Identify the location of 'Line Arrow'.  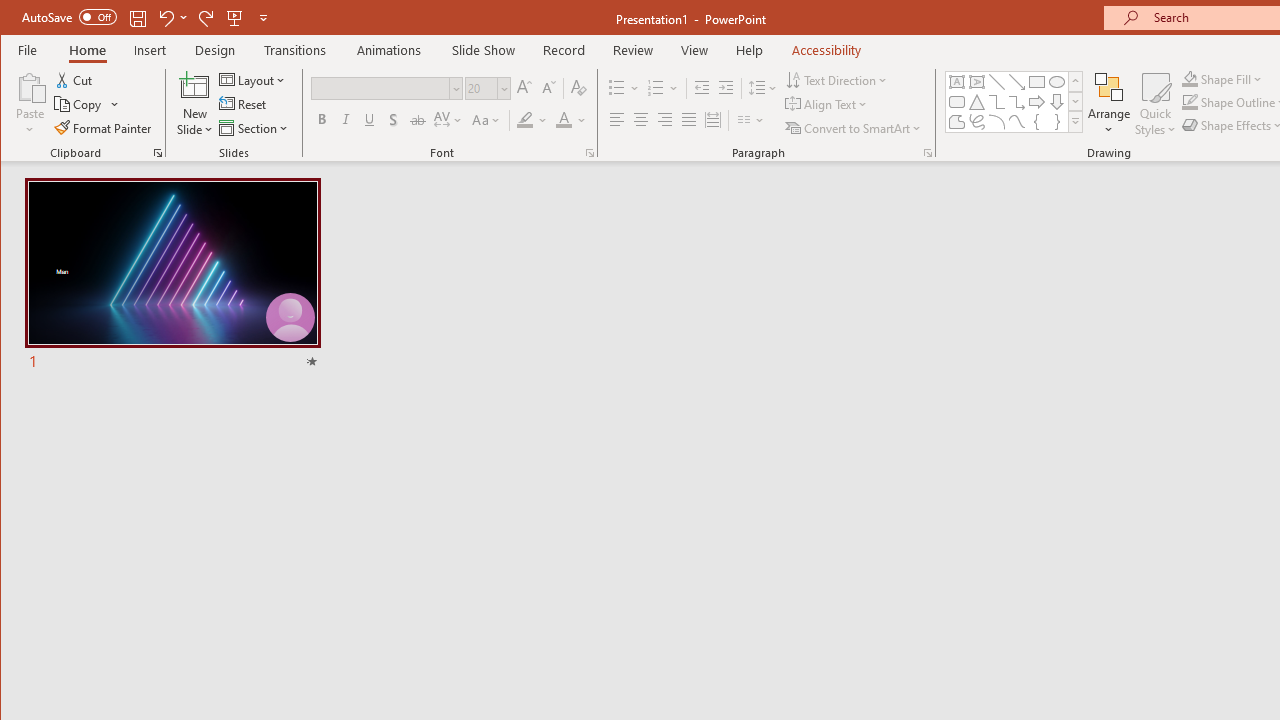
(1016, 81).